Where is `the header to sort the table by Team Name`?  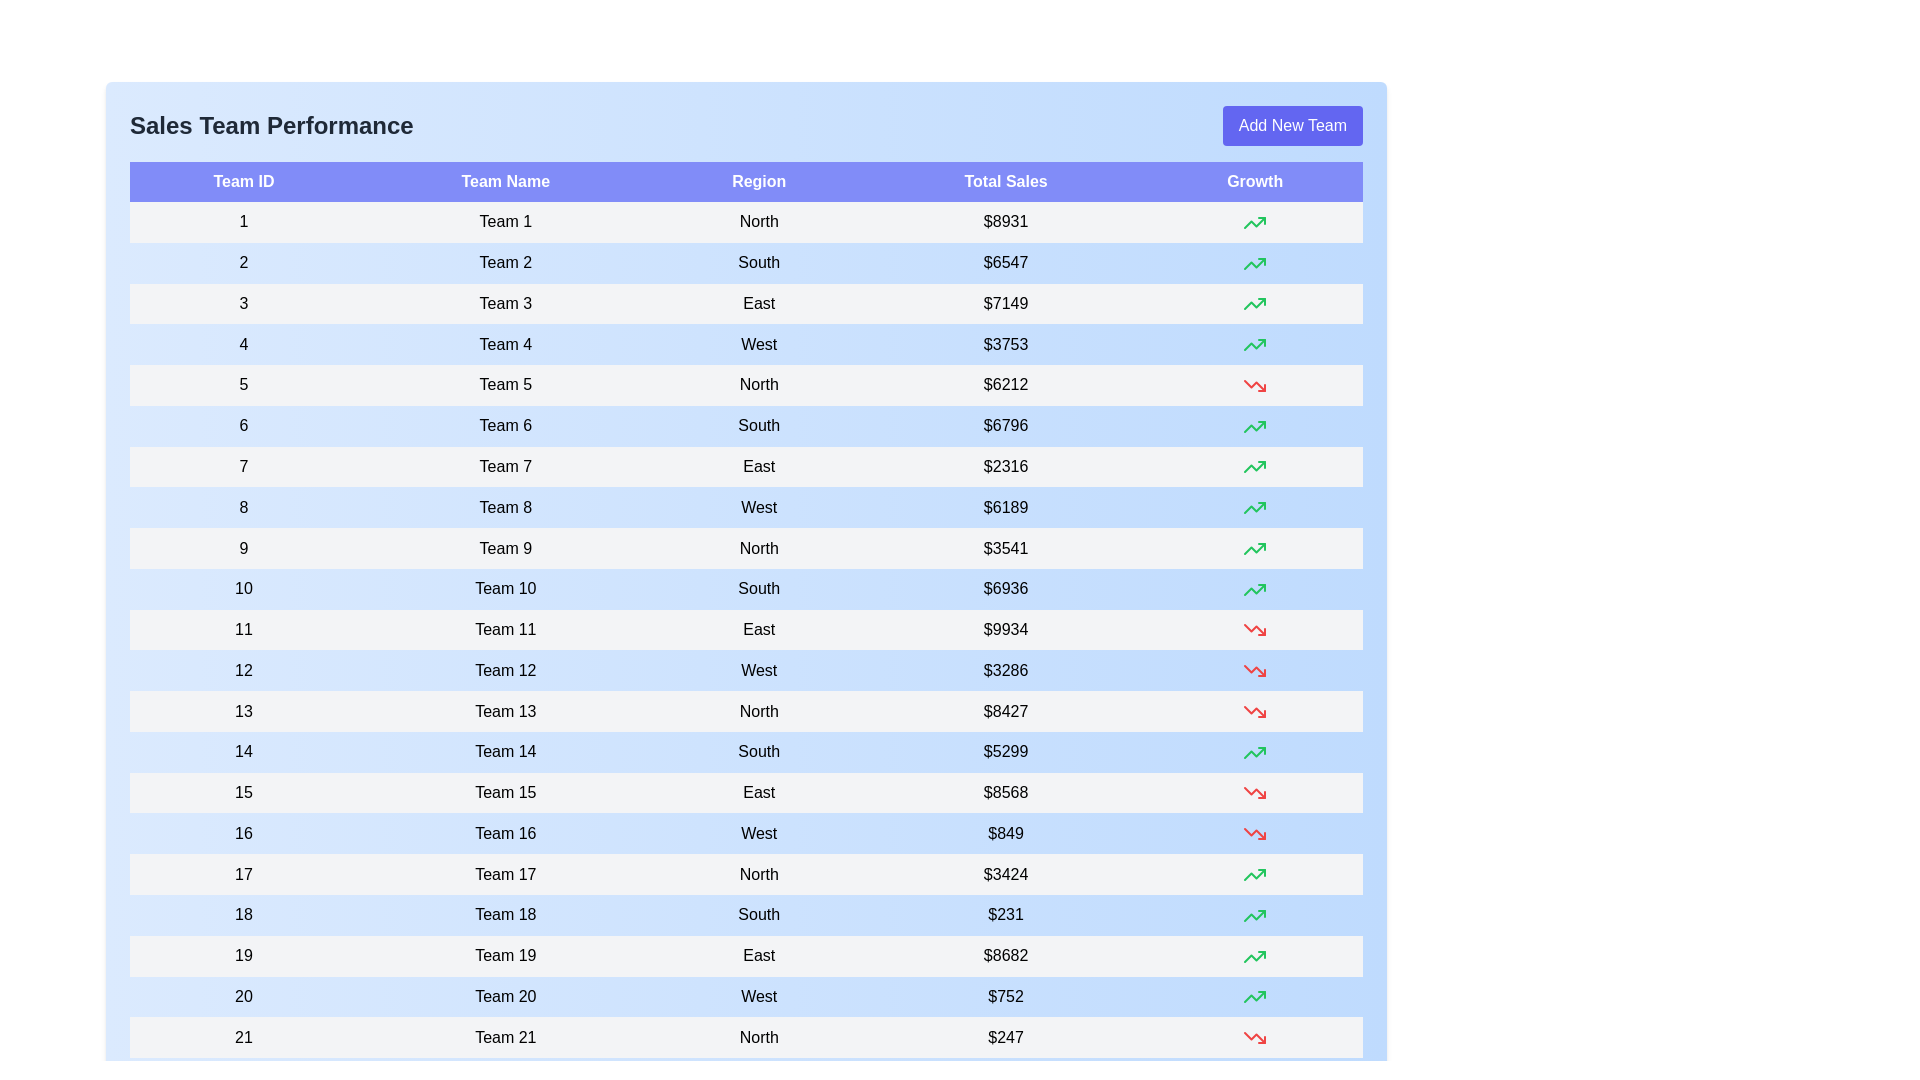
the header to sort the table by Team Name is located at coordinates (505, 181).